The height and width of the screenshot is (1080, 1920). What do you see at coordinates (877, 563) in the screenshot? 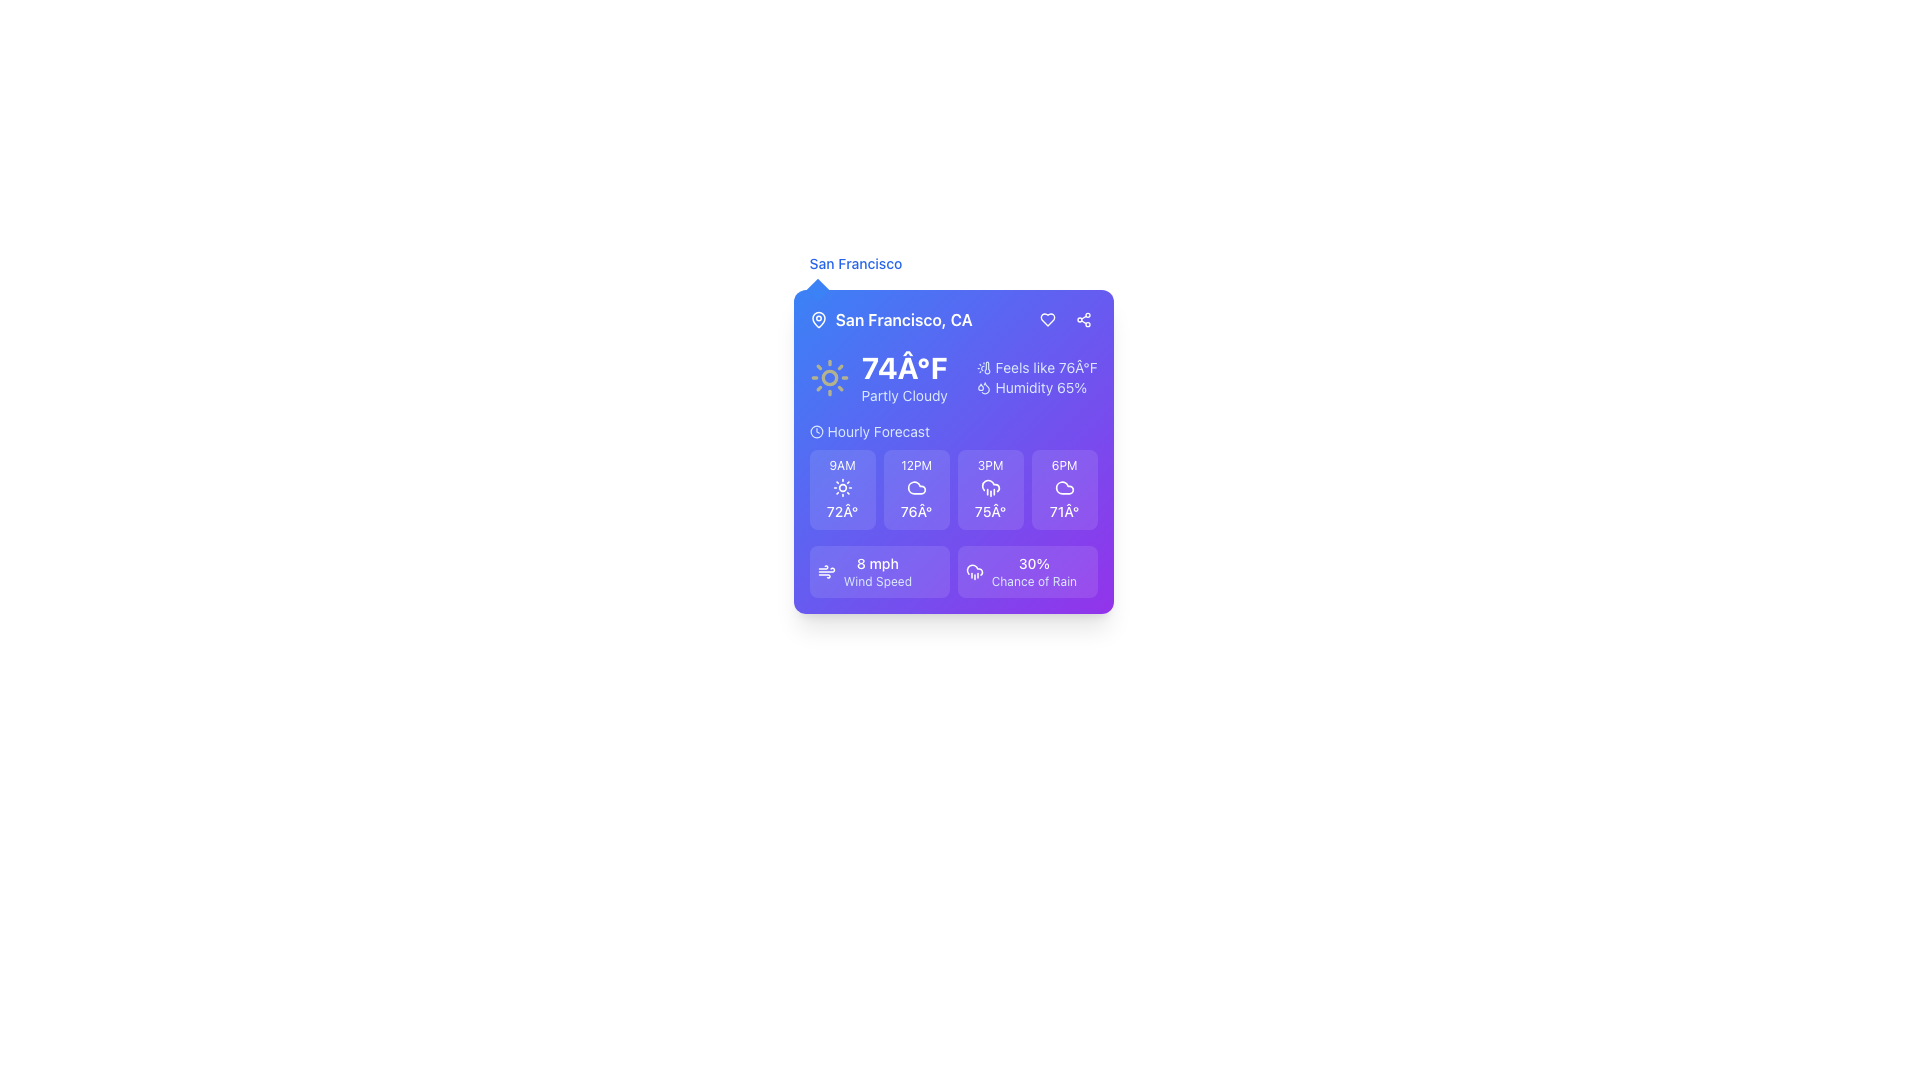
I see `the text label displaying '8 mph' located in the bottom left corner of the weather card interface, which is styled in a medium-sized font and is above the smaller label 'Wind Speed'` at bounding box center [877, 563].